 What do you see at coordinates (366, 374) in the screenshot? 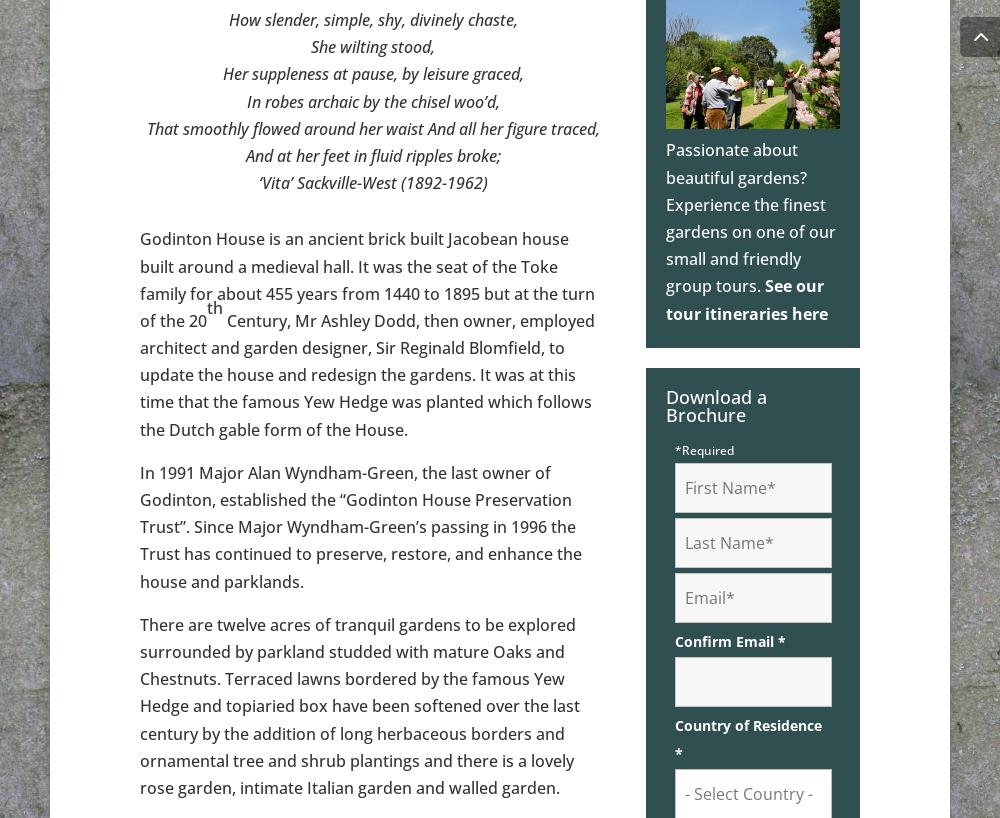
I see `'Century, Mr Ashley Dodd, then owner, employed architect and garden designer, Sir Reginald Blomfield, to update the house and redesign the gardens. It was at this time that the famous Yew Hedge was planted which follows the Dutch gable form of the House.'` at bounding box center [366, 374].